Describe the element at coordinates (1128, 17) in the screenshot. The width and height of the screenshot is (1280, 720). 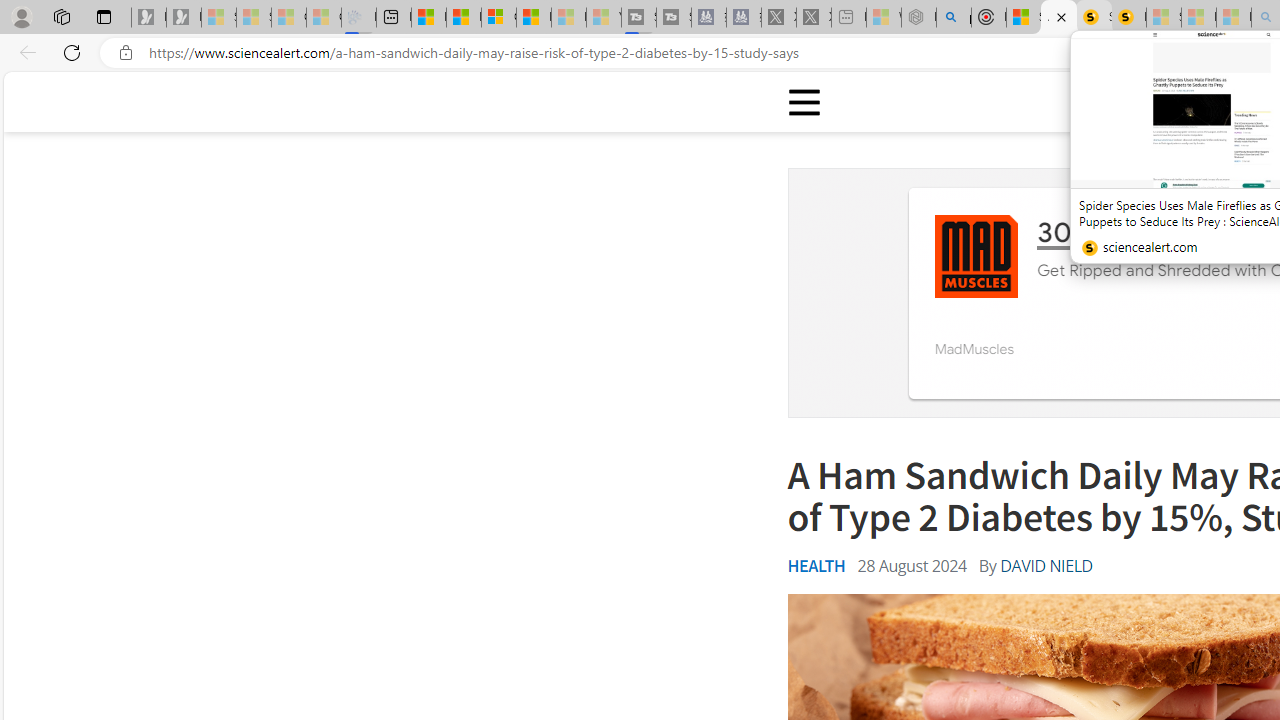
I see `'Michelle Starr, Senior Journalist at ScienceAlert'` at that location.